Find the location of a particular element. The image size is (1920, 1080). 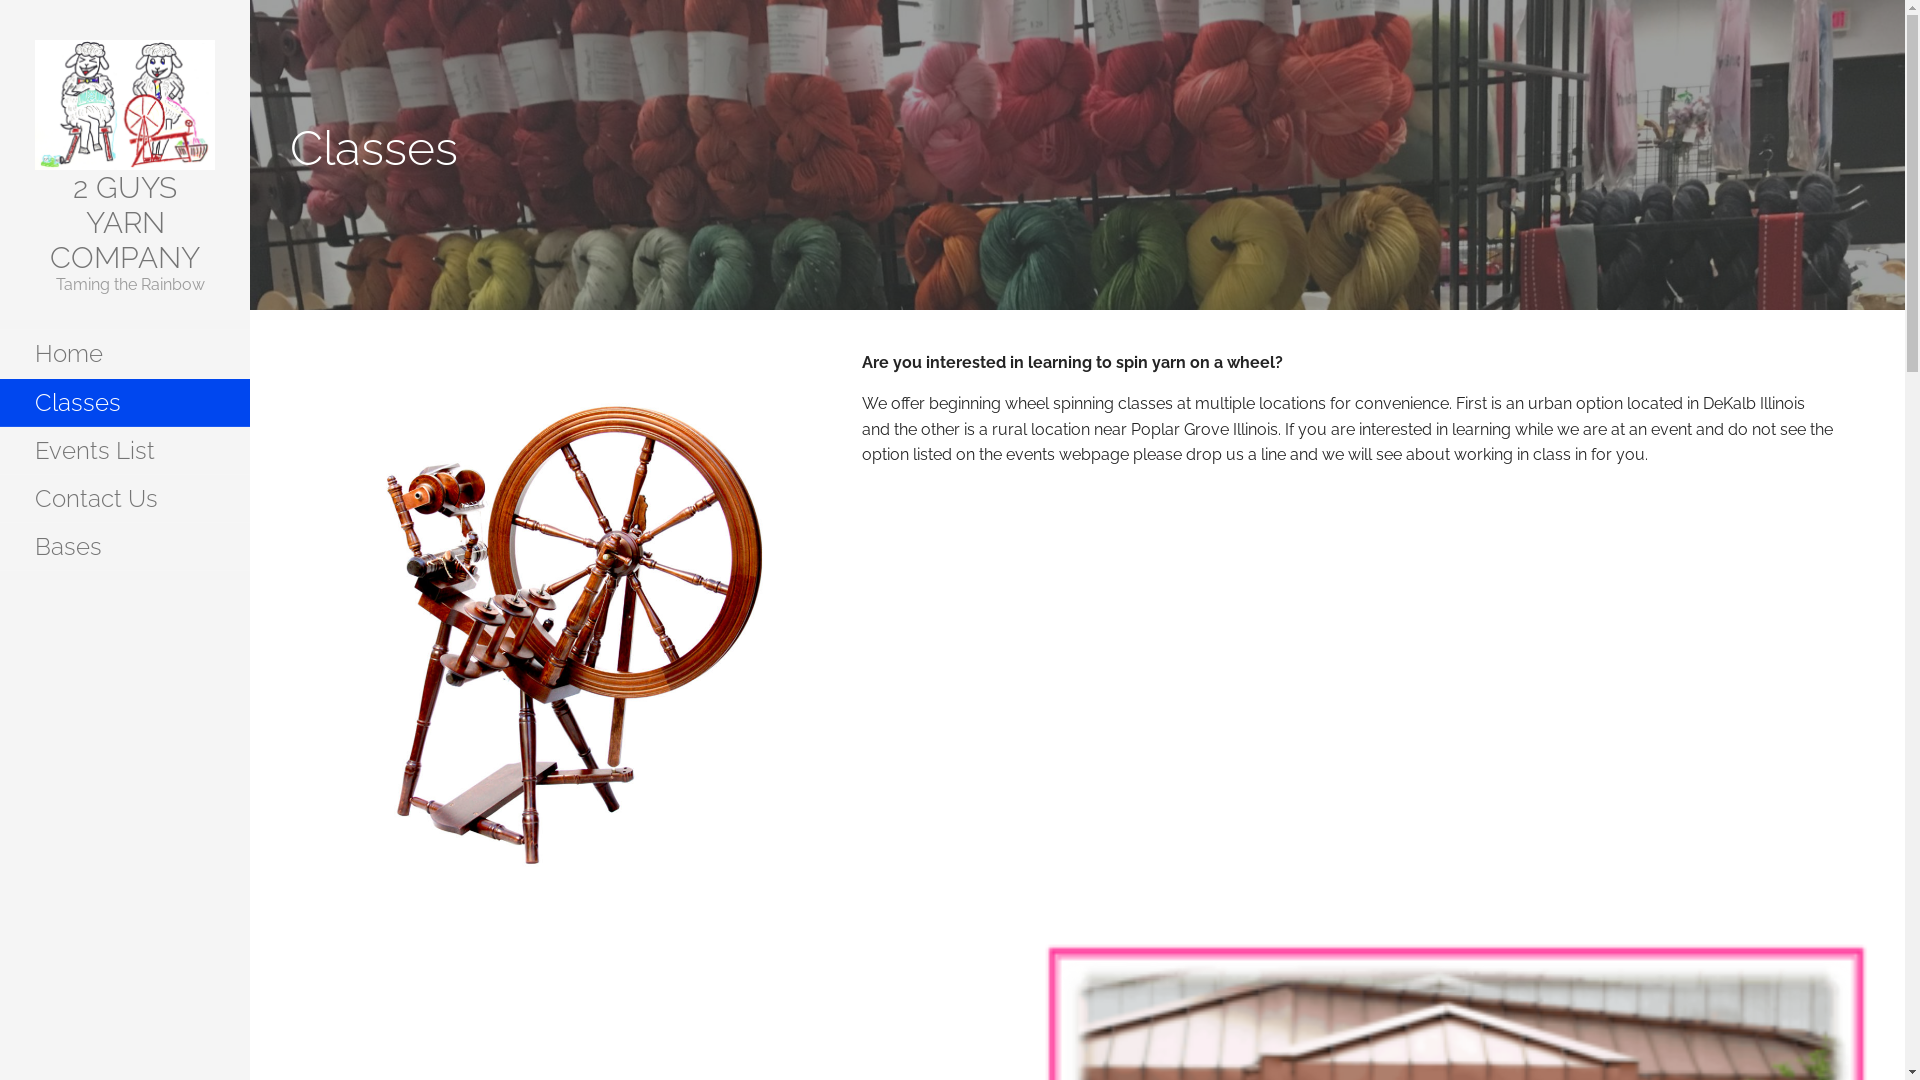

'2 GUYS YARN COMPANY' is located at coordinates (123, 222).